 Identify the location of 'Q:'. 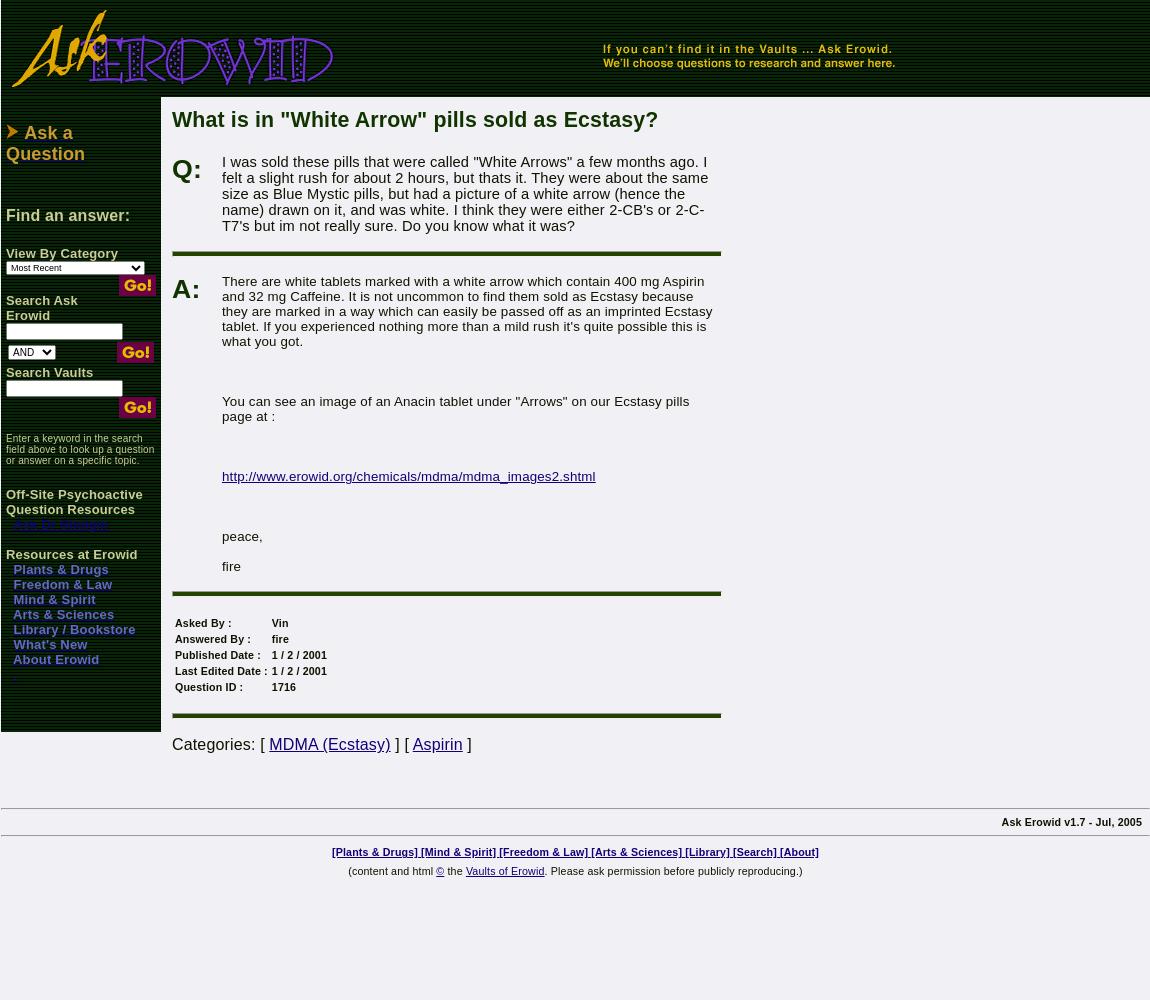
(171, 169).